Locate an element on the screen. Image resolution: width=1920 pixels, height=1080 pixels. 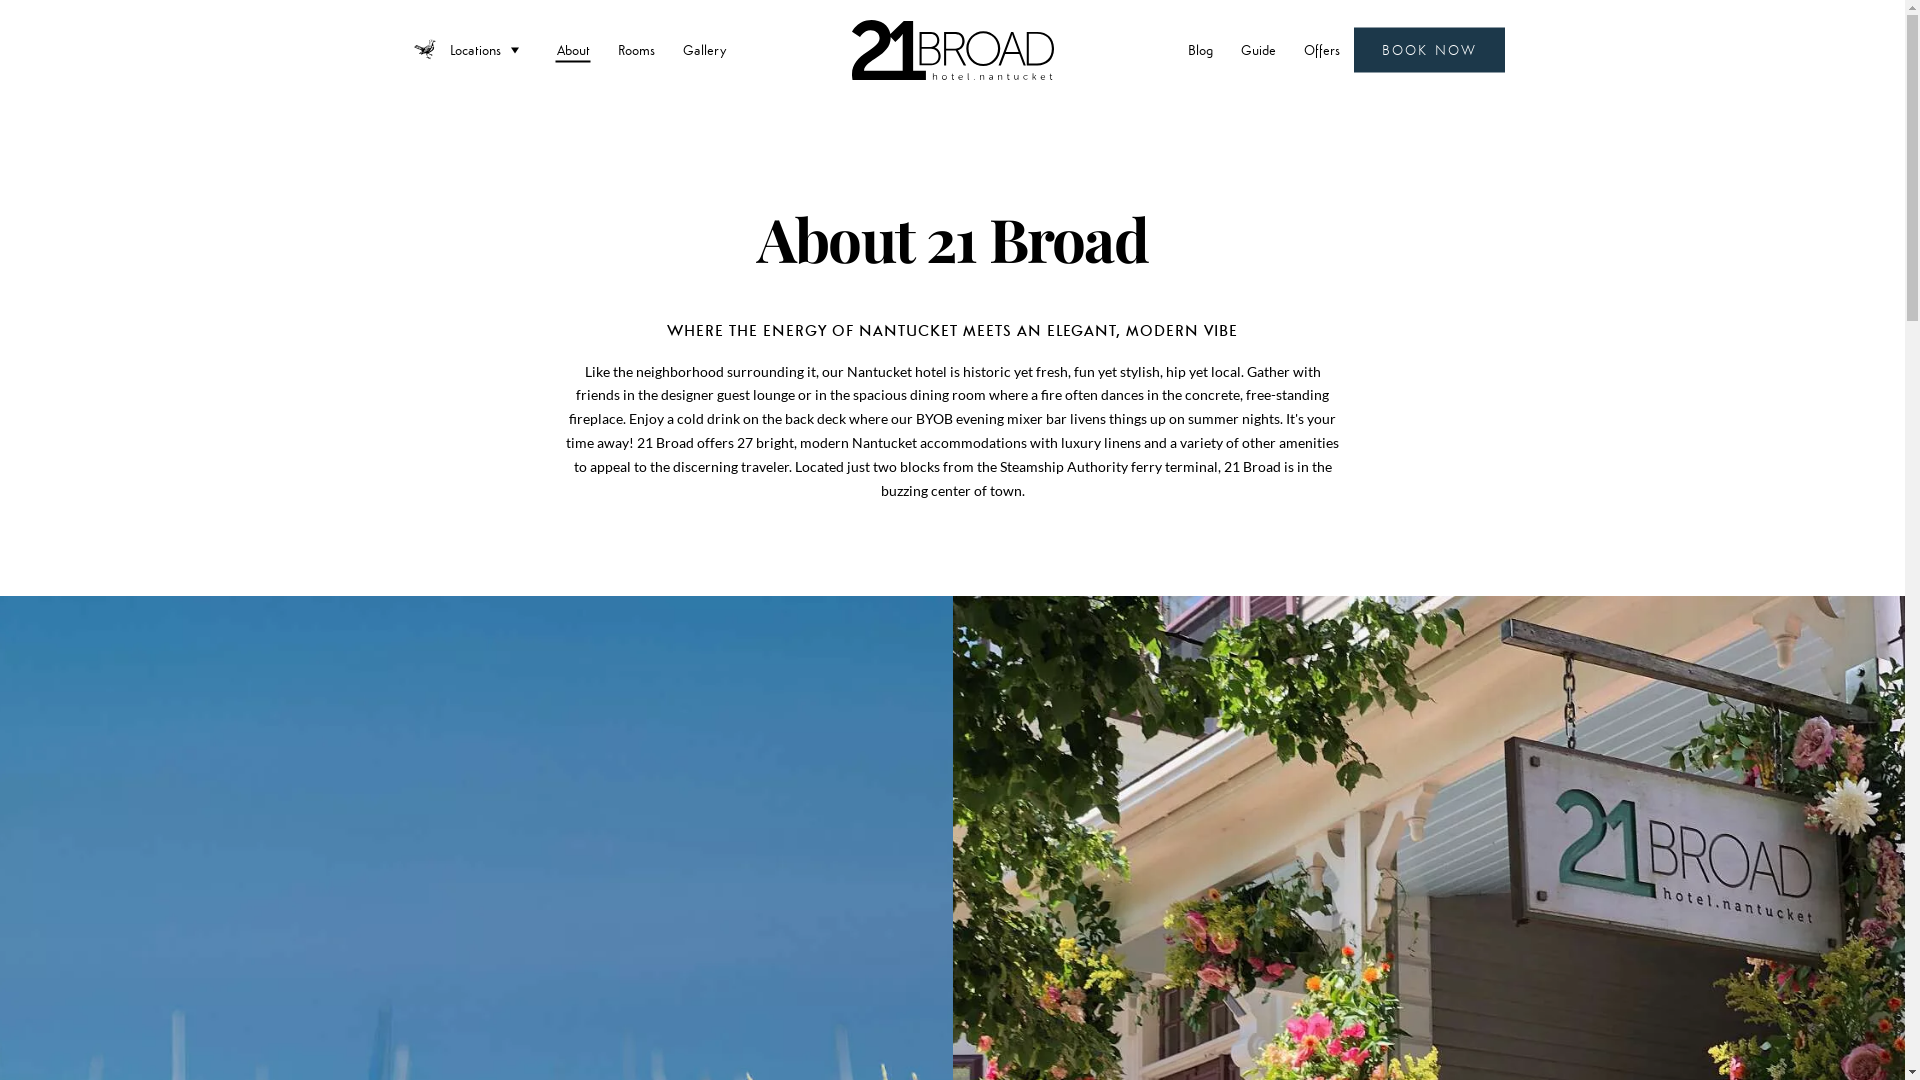
'Rooms' is located at coordinates (635, 49).